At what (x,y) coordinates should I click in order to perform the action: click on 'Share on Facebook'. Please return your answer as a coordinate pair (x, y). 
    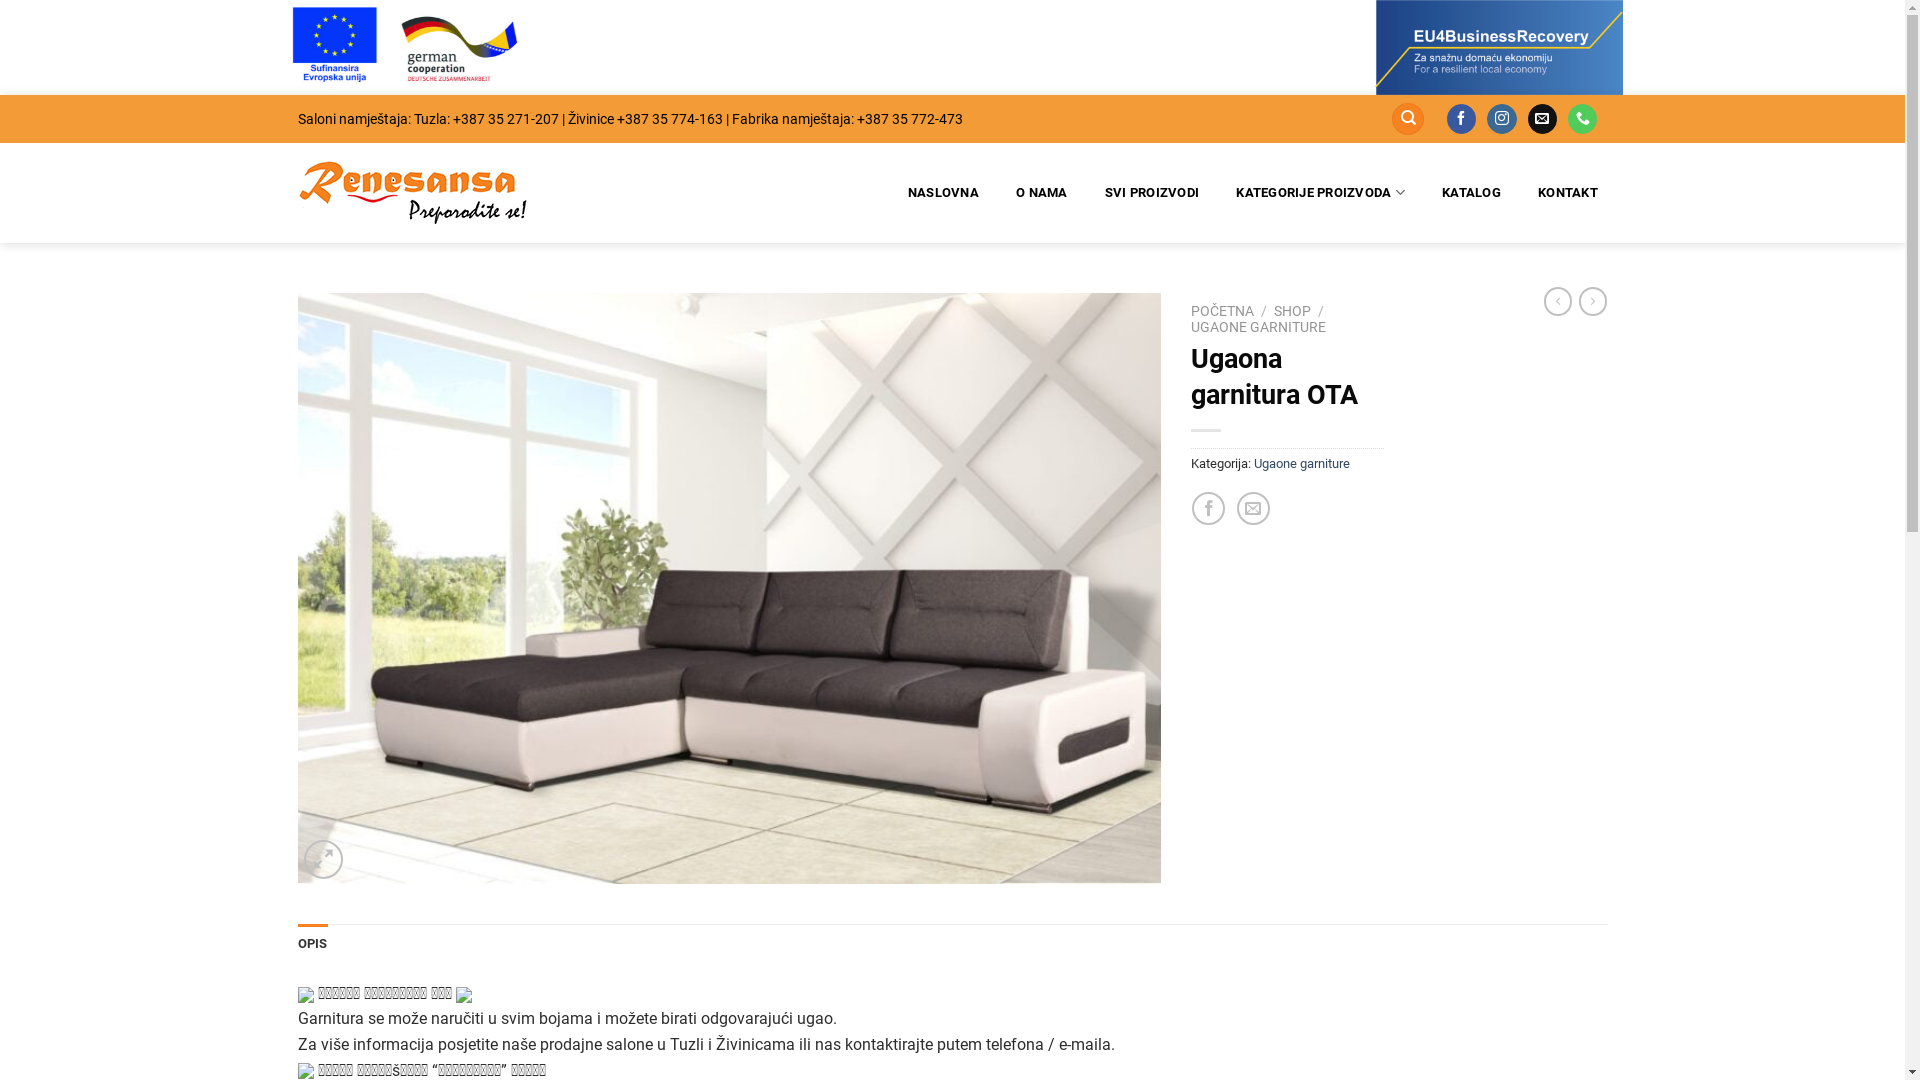
    Looking at the image, I should click on (1191, 507).